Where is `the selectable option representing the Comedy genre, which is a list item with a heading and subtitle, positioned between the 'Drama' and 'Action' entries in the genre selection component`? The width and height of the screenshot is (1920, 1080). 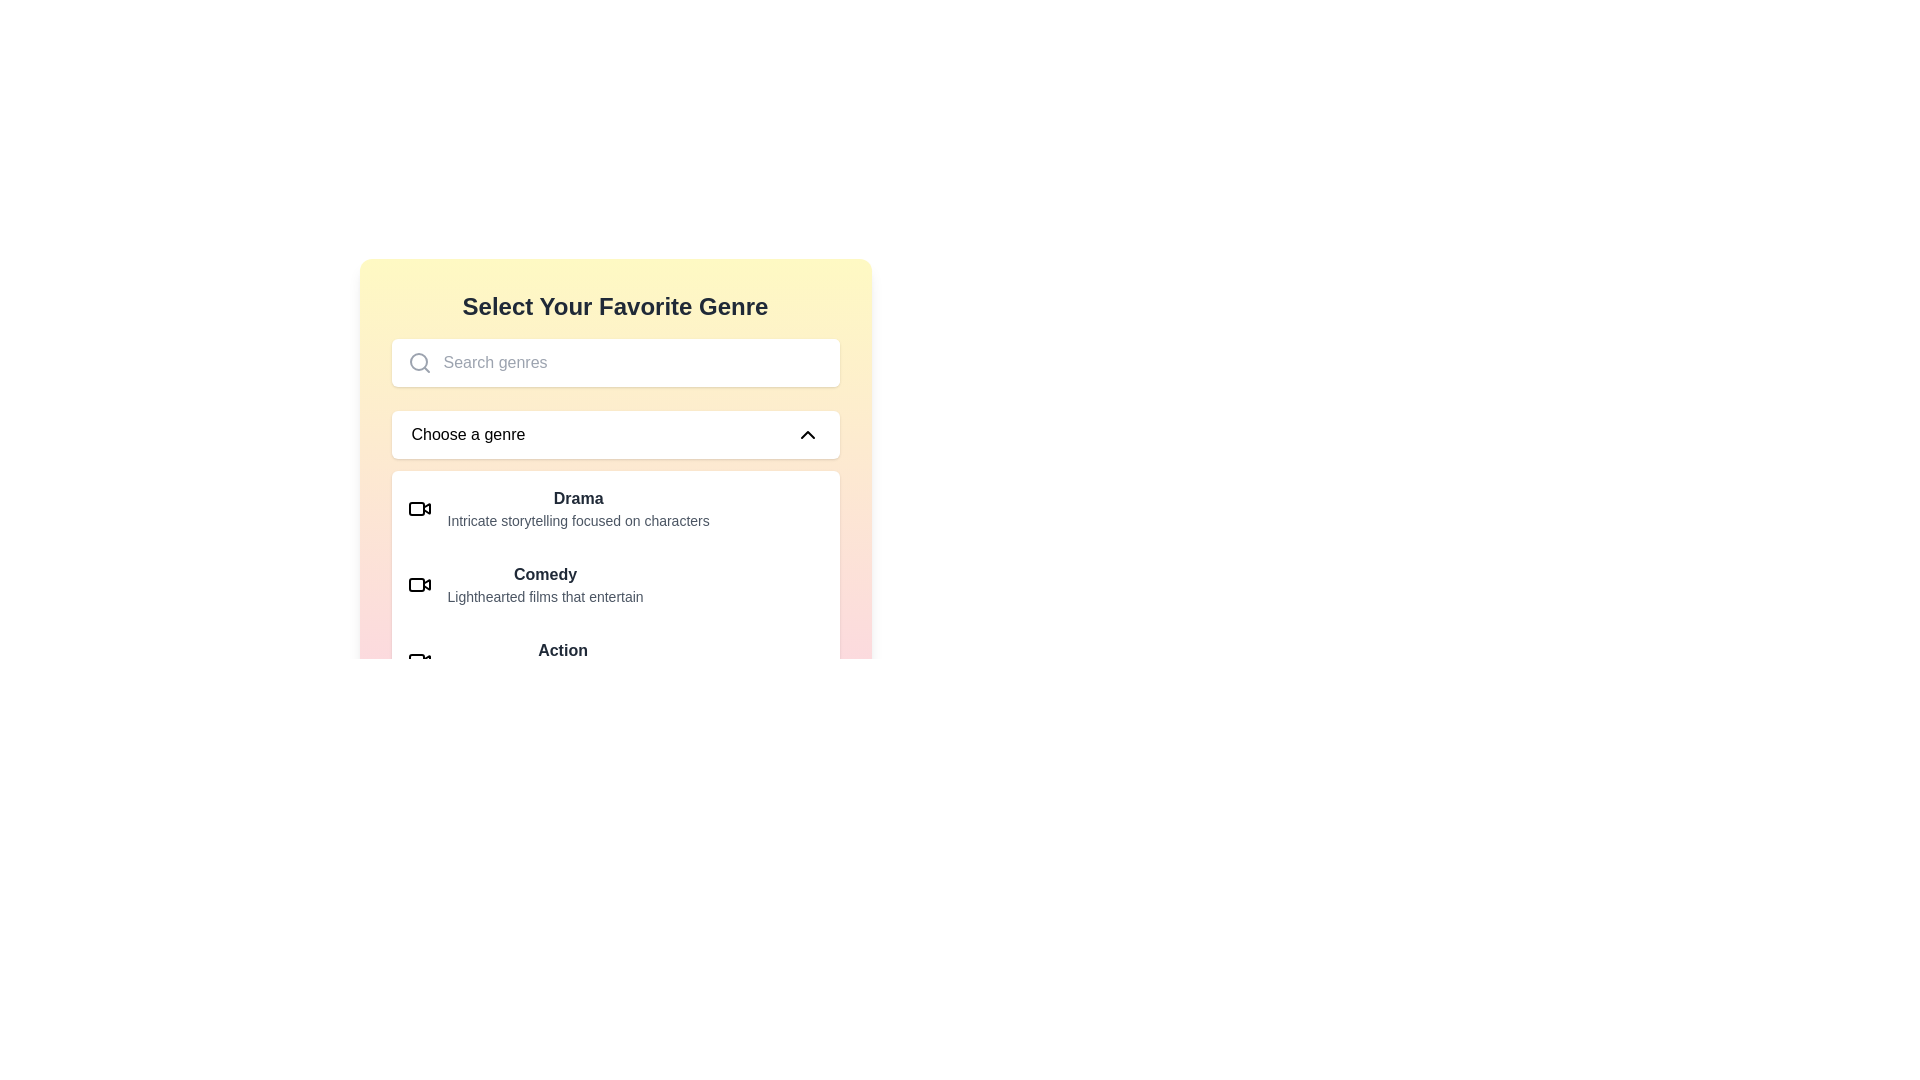 the selectable option representing the Comedy genre, which is a list item with a heading and subtitle, positioned between the 'Drama' and 'Action' entries in the genre selection component is located at coordinates (545, 585).